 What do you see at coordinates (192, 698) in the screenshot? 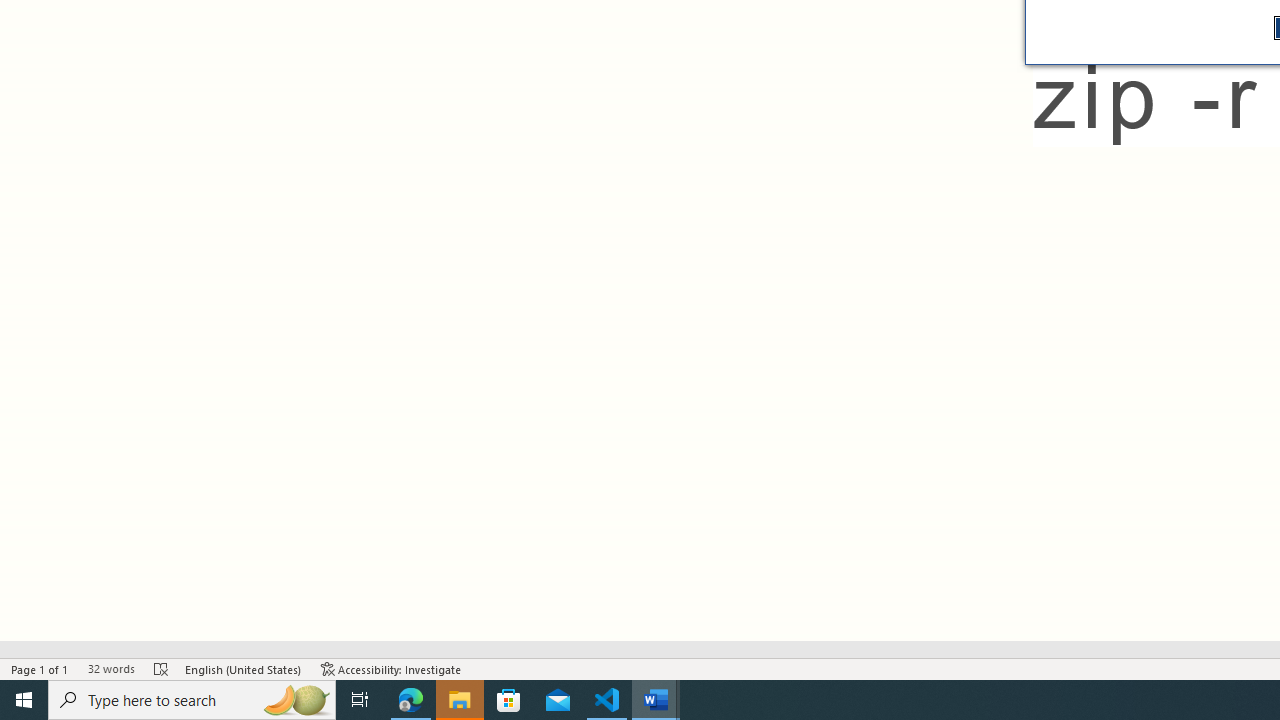
I see `'Type here to search'` at bounding box center [192, 698].